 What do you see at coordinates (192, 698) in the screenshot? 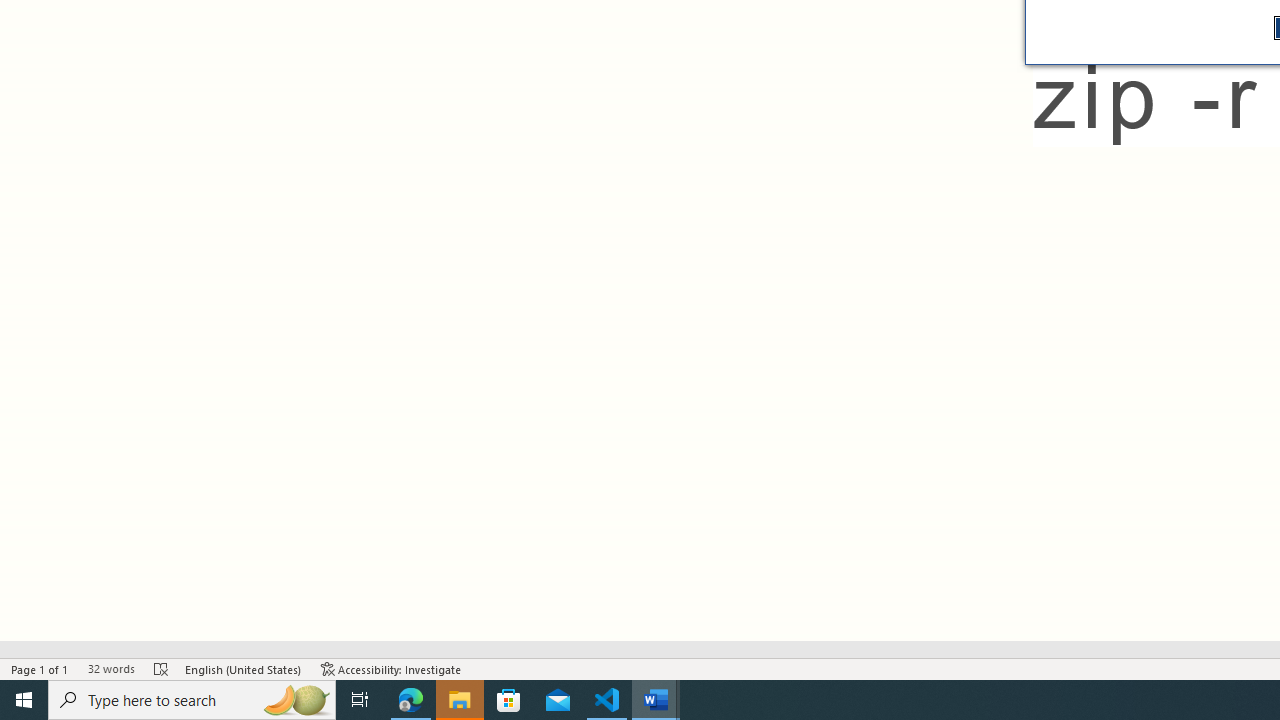
I see `'Type here to search'` at bounding box center [192, 698].